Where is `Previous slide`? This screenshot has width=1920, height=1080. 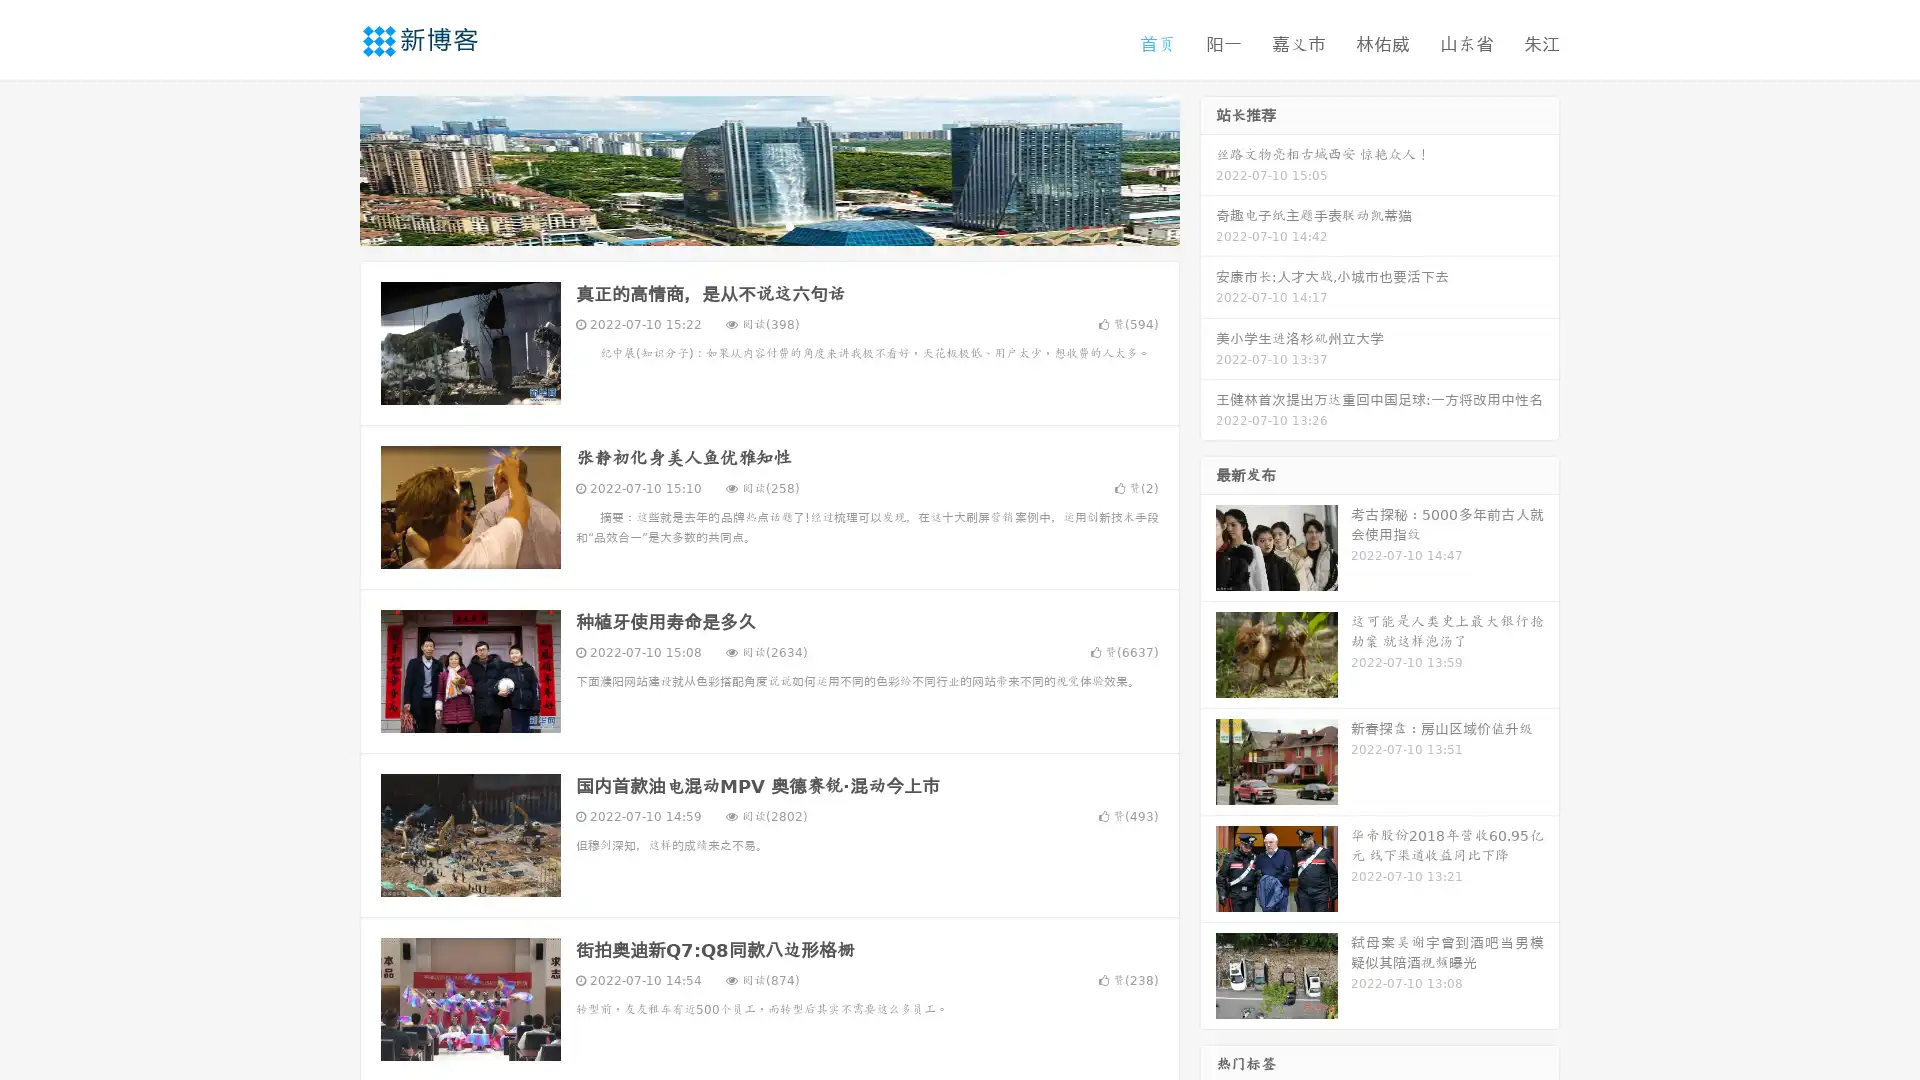 Previous slide is located at coordinates (330, 168).